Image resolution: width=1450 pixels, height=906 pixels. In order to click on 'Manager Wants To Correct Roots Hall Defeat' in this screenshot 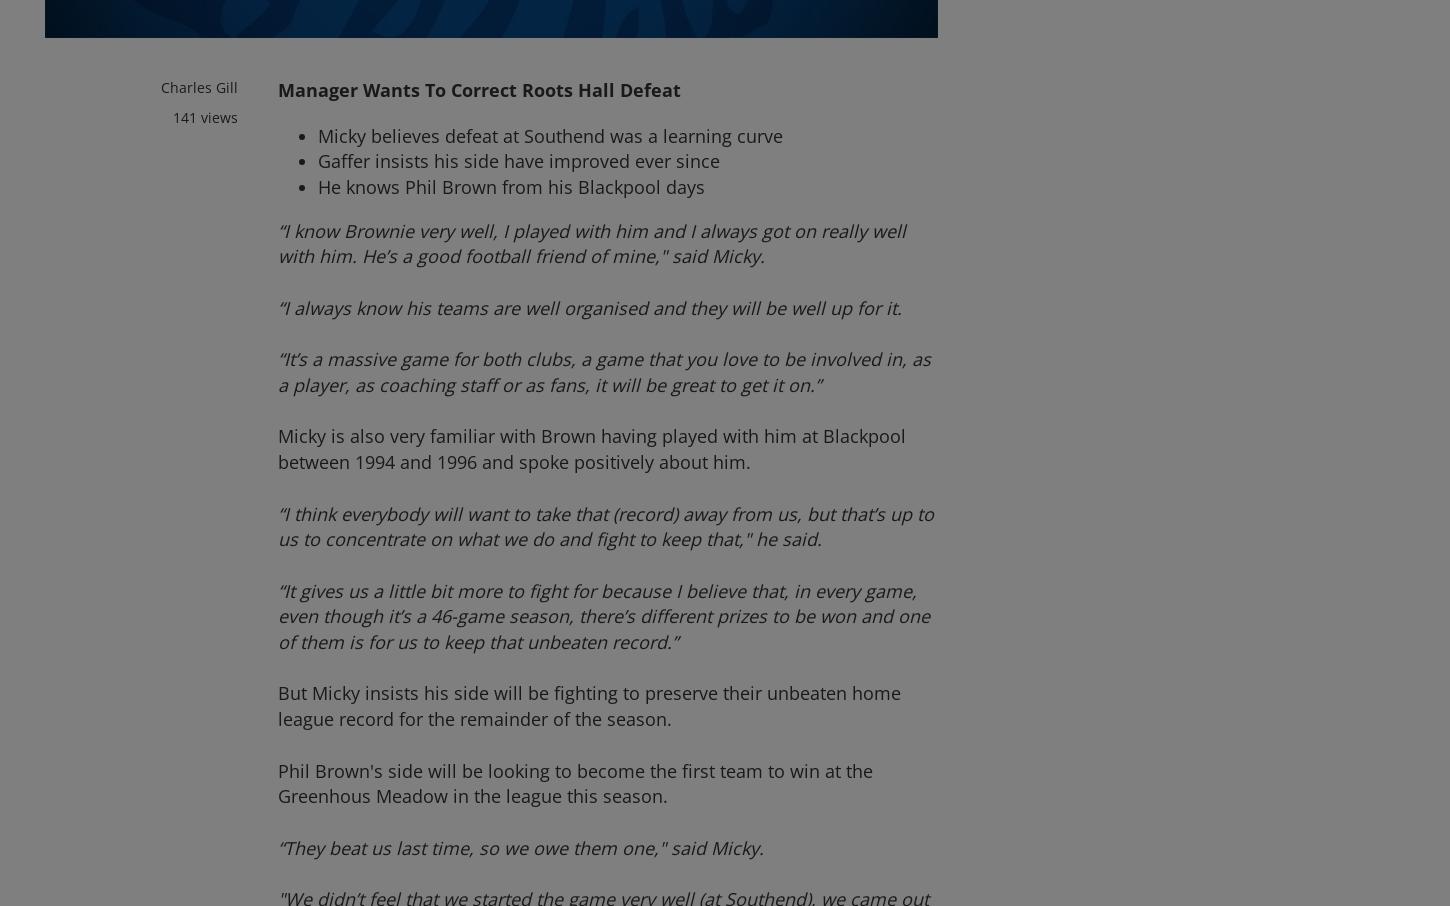, I will do `click(478, 88)`.